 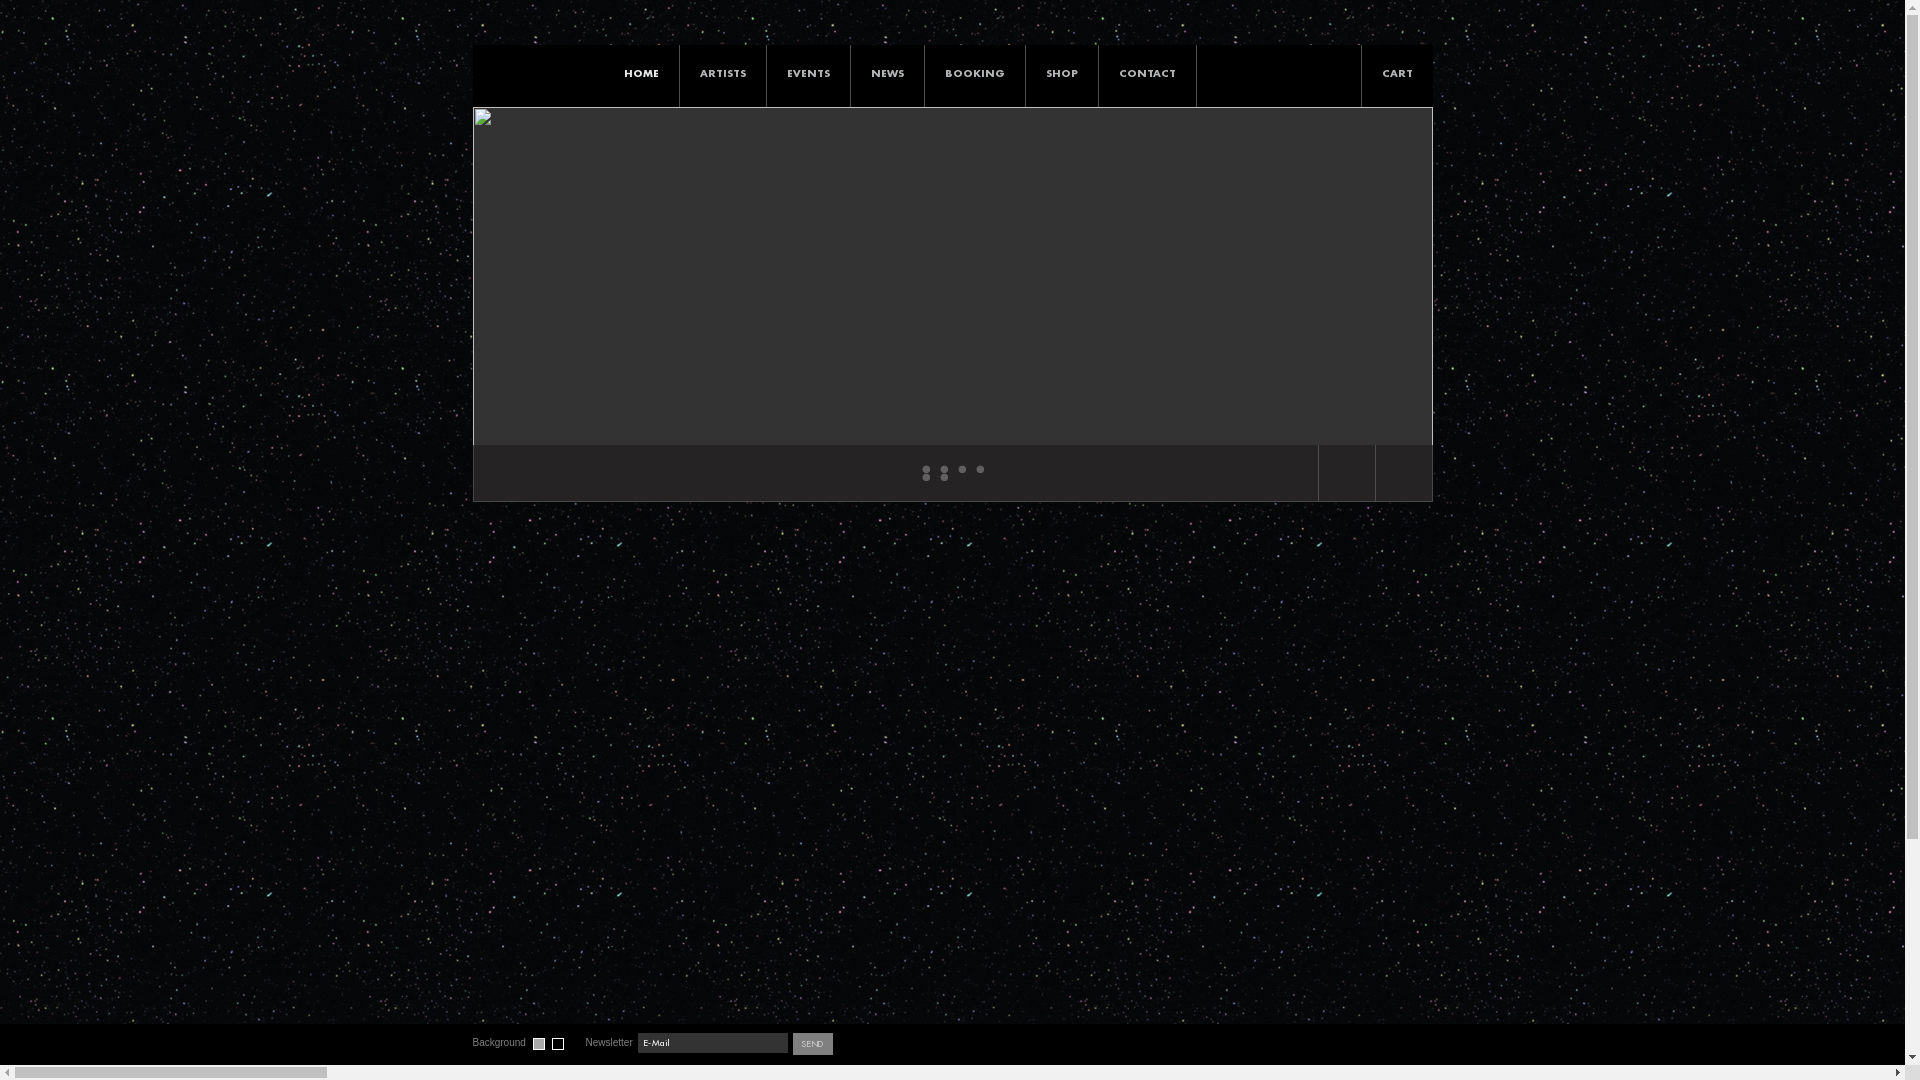 I want to click on 'SHOP', so click(x=1060, y=72).